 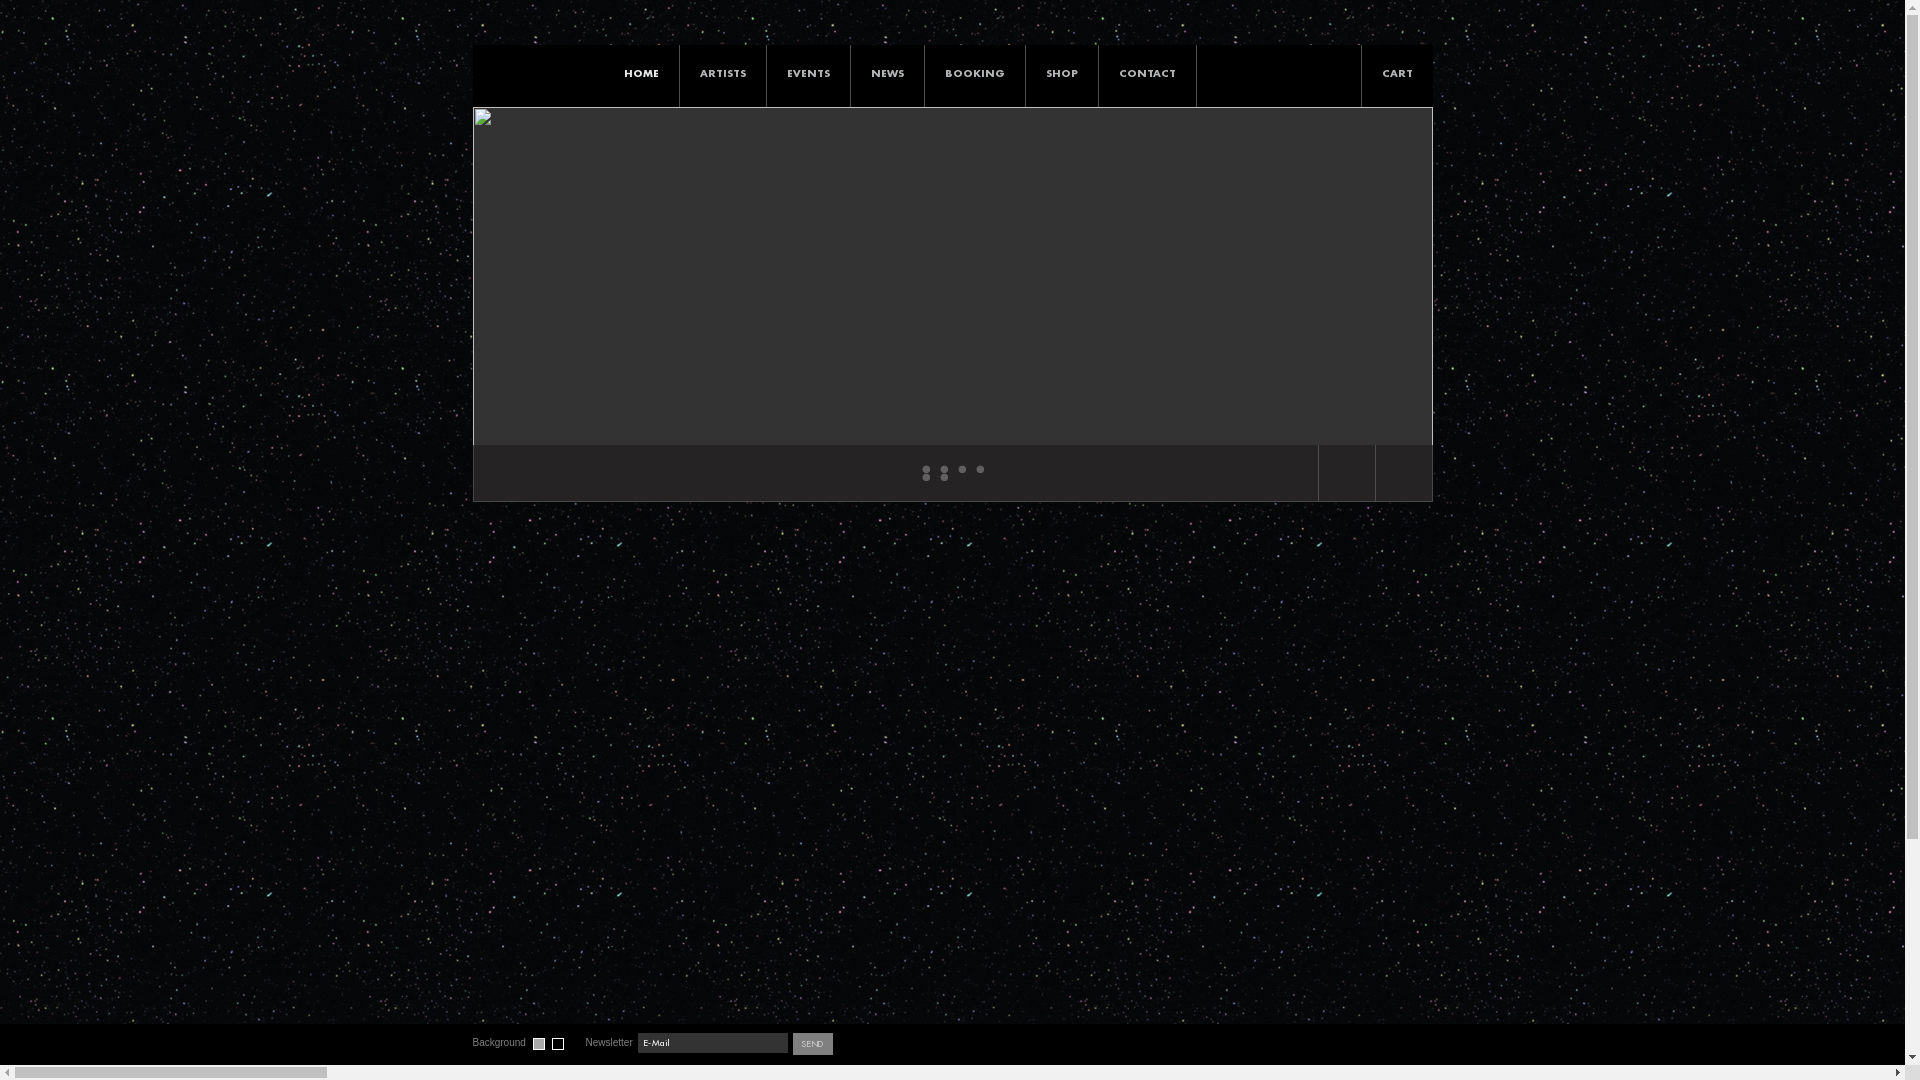 I want to click on 'SHOP', so click(x=1060, y=72).